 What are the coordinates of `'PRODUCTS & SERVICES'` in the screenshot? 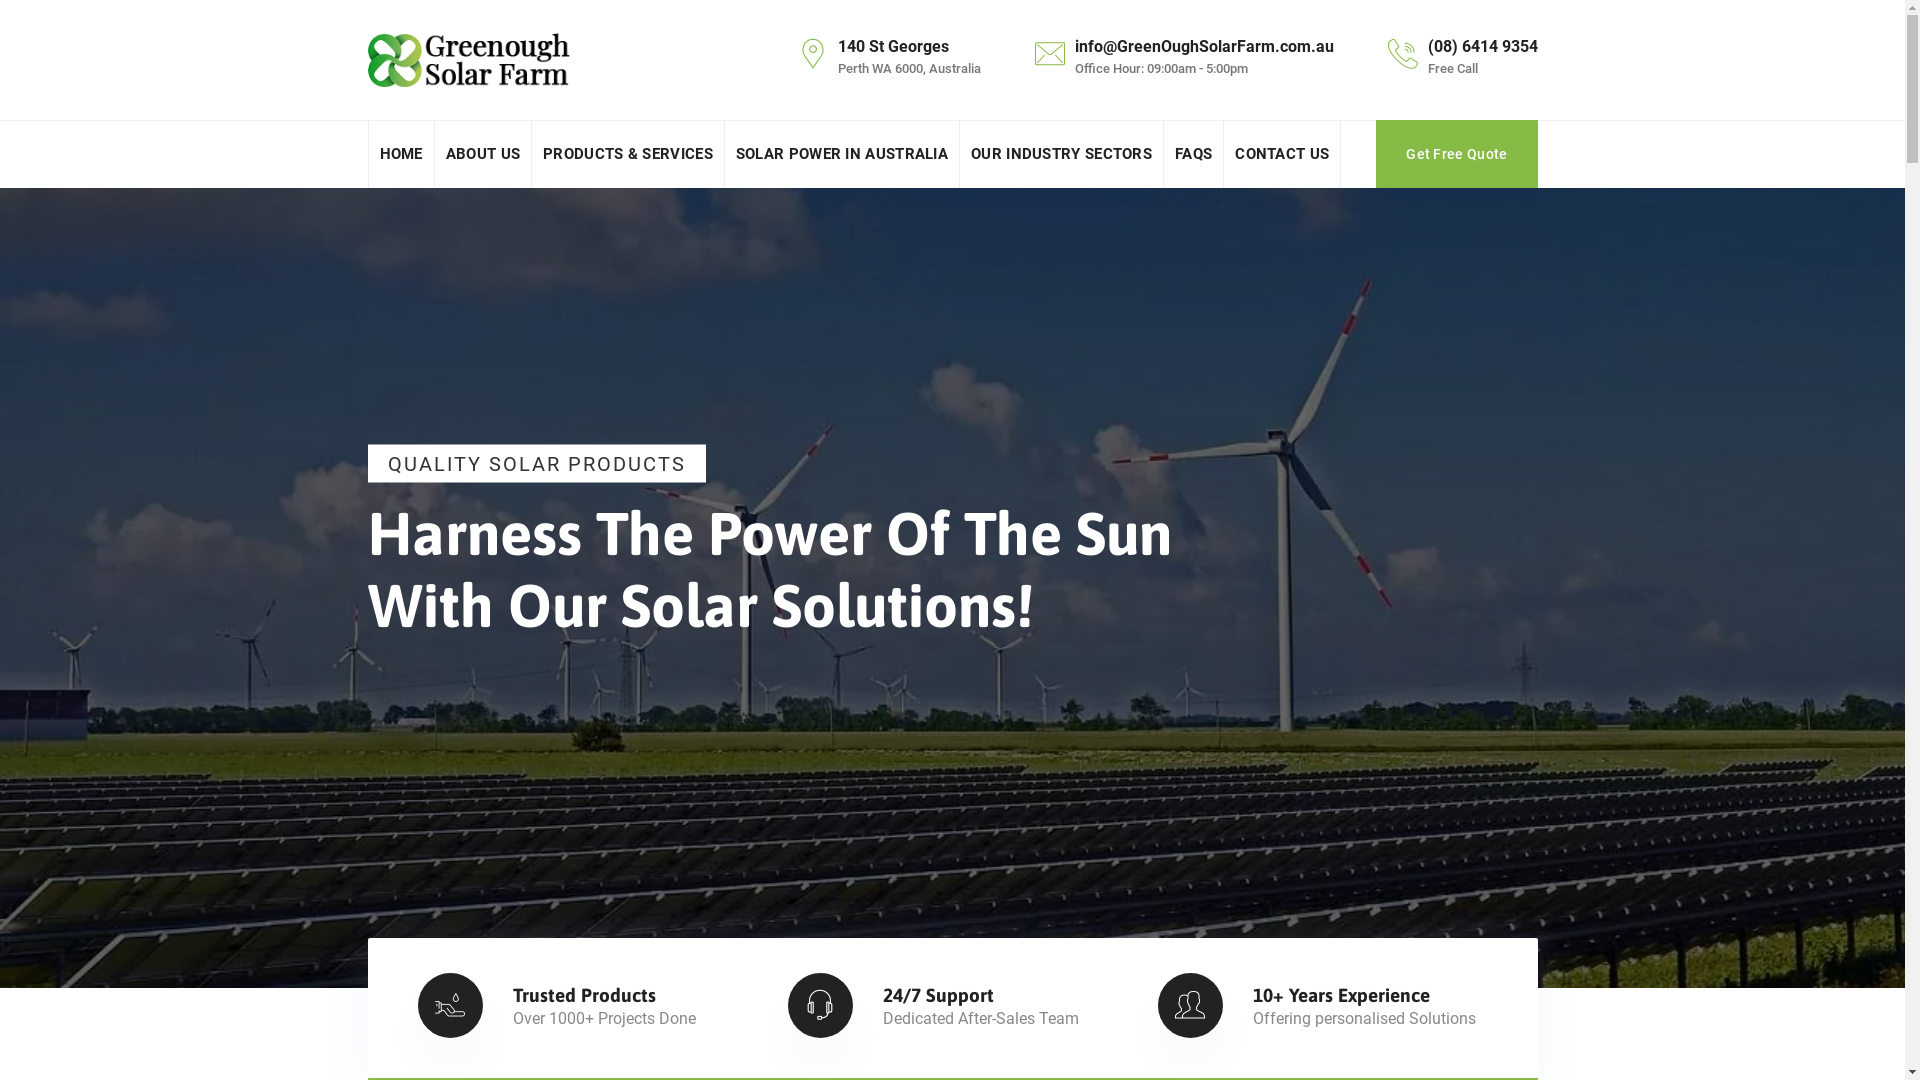 It's located at (627, 153).